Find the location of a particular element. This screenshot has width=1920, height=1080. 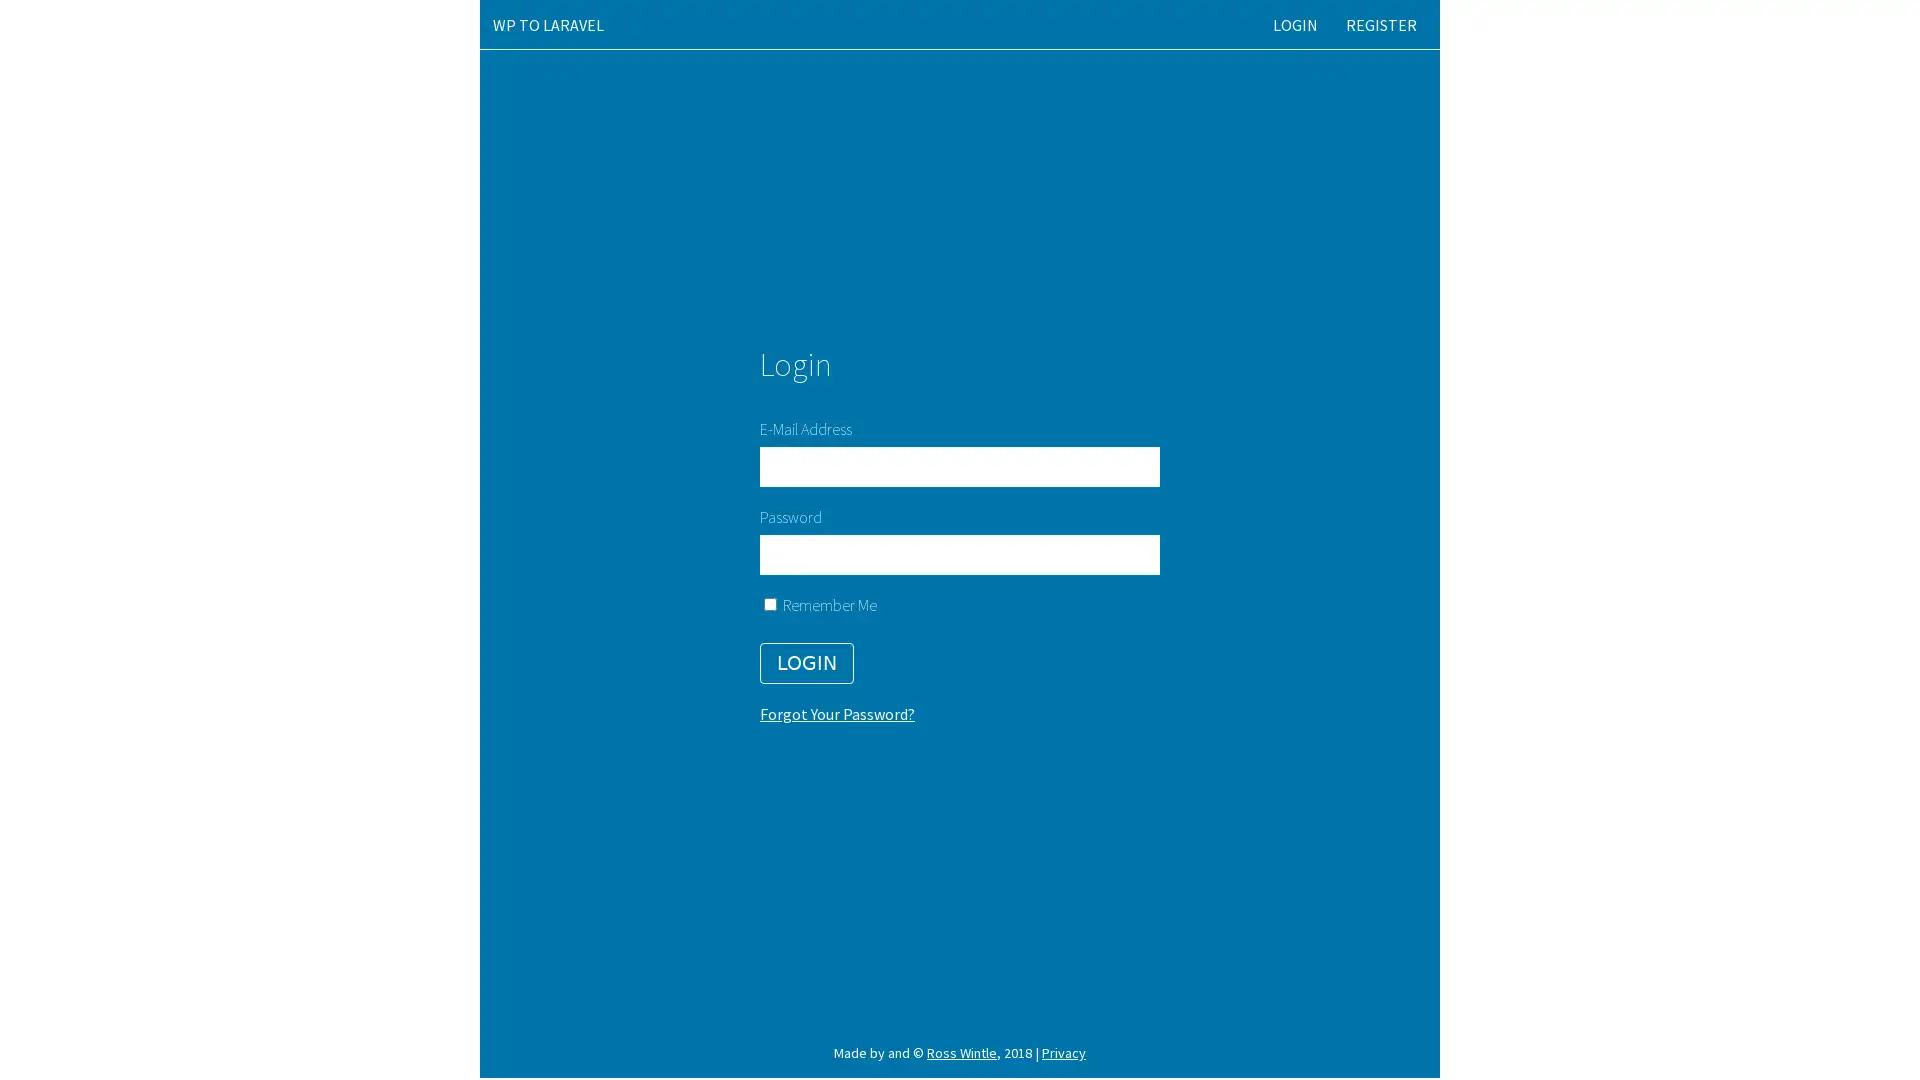

LOGIN is located at coordinates (806, 662).